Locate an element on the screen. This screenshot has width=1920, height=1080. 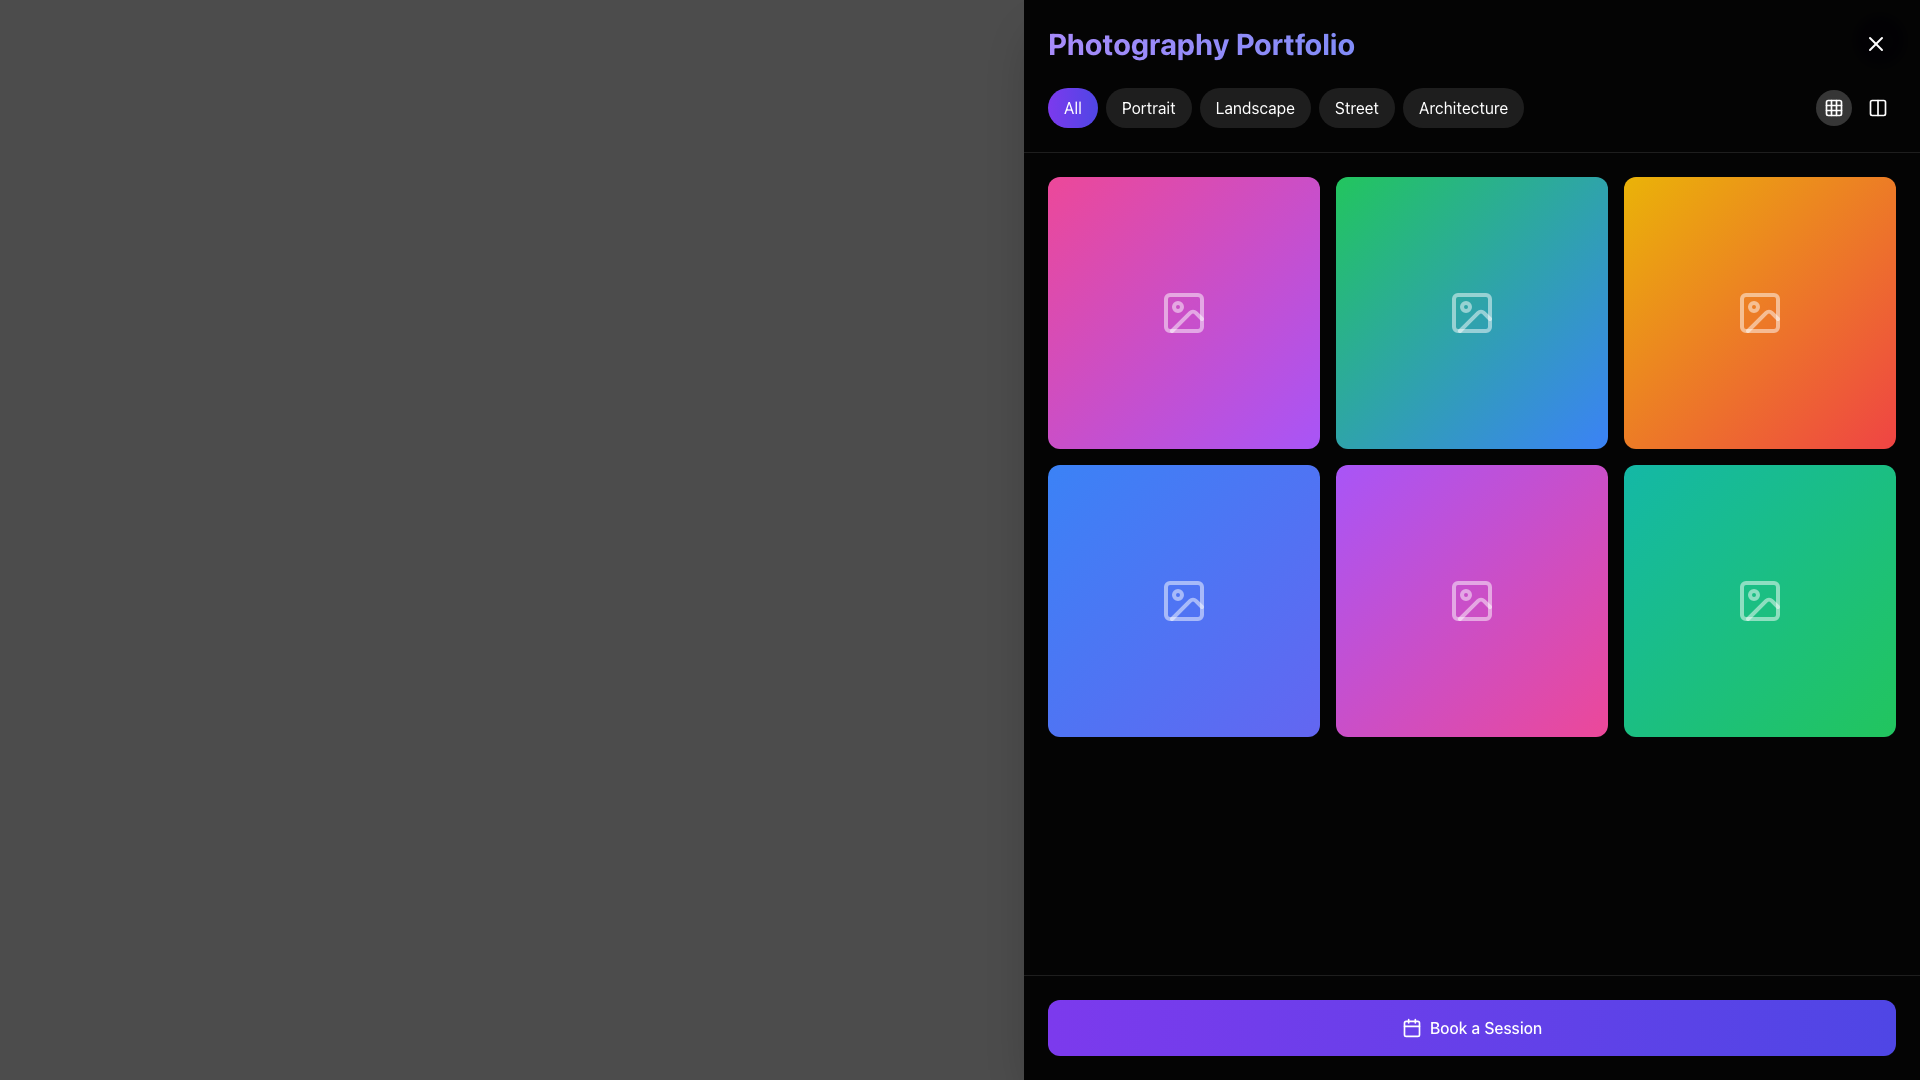
the SVG image placeholder icon, which is styled with a square outline and placed within a green rectangular tile is located at coordinates (1760, 600).